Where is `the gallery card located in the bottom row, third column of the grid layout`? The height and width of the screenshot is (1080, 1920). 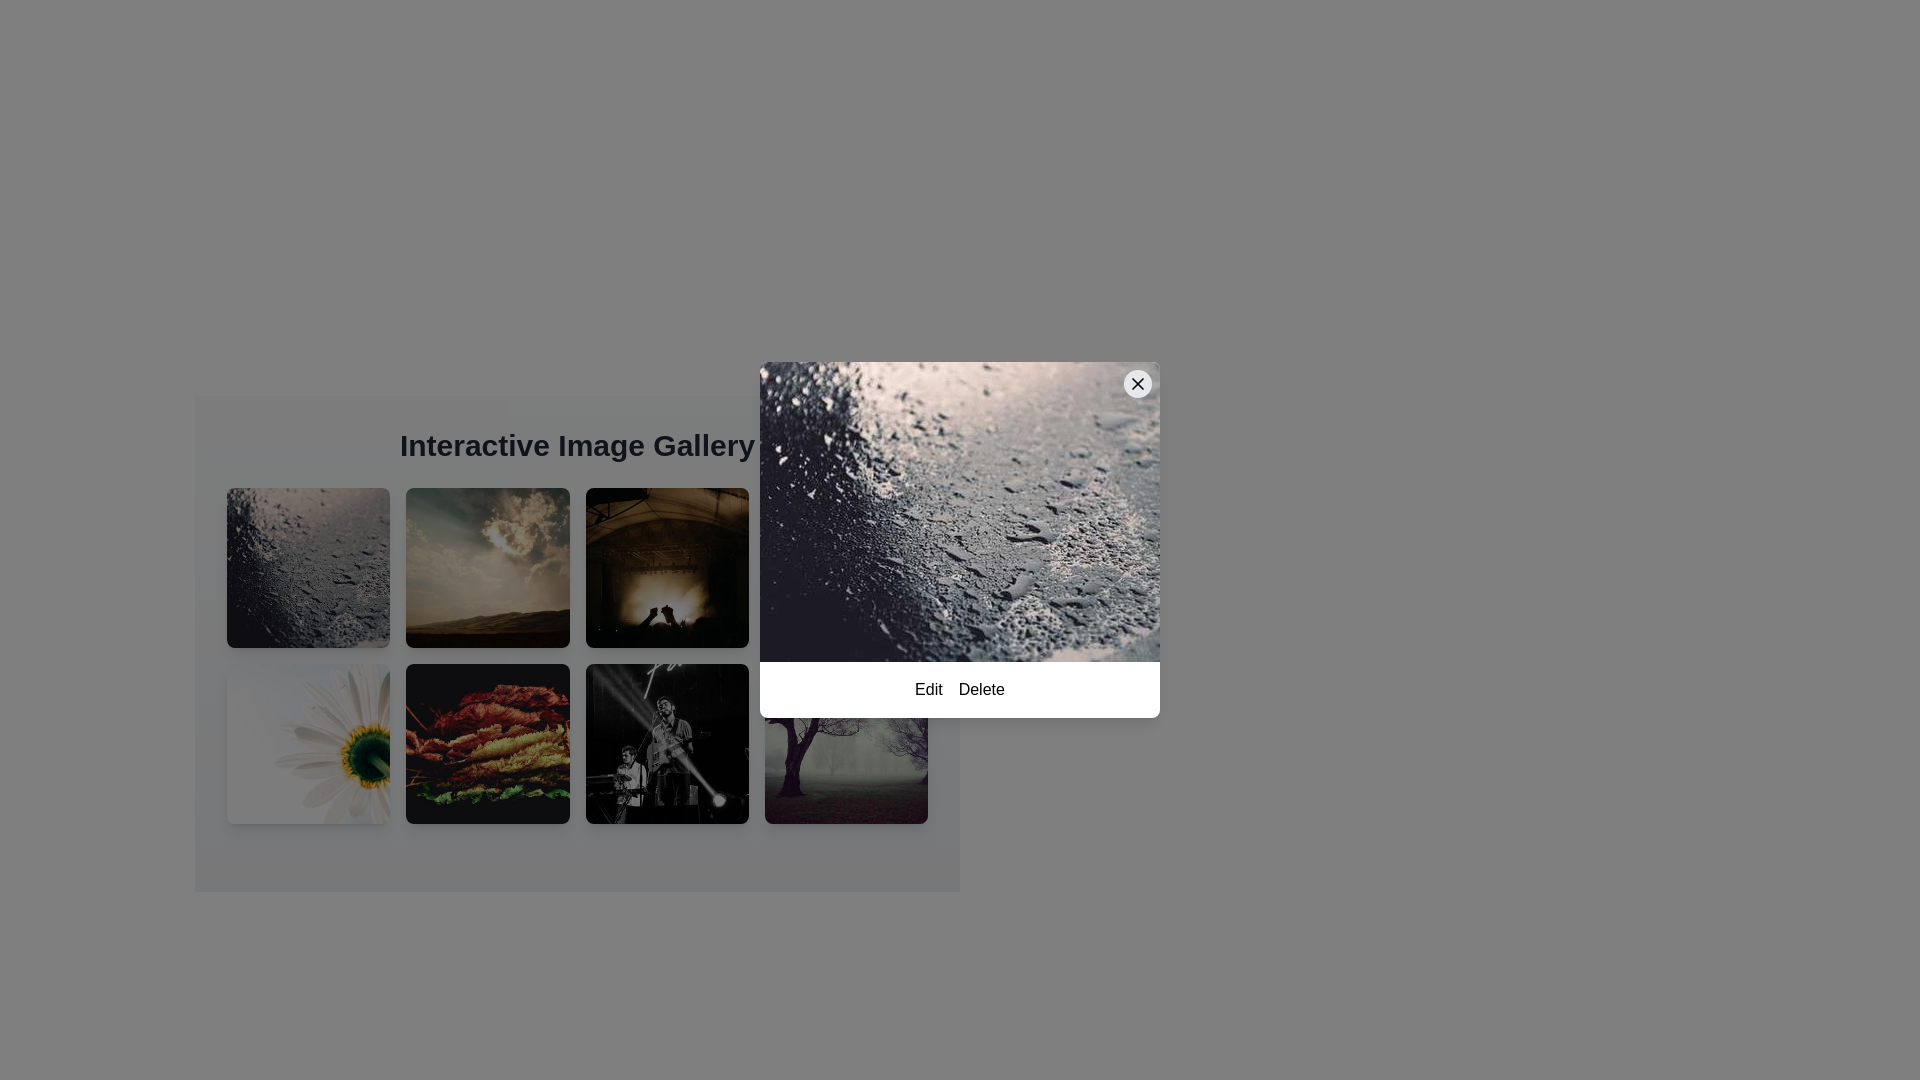
the gallery card located in the bottom row, third column of the grid layout is located at coordinates (667, 744).